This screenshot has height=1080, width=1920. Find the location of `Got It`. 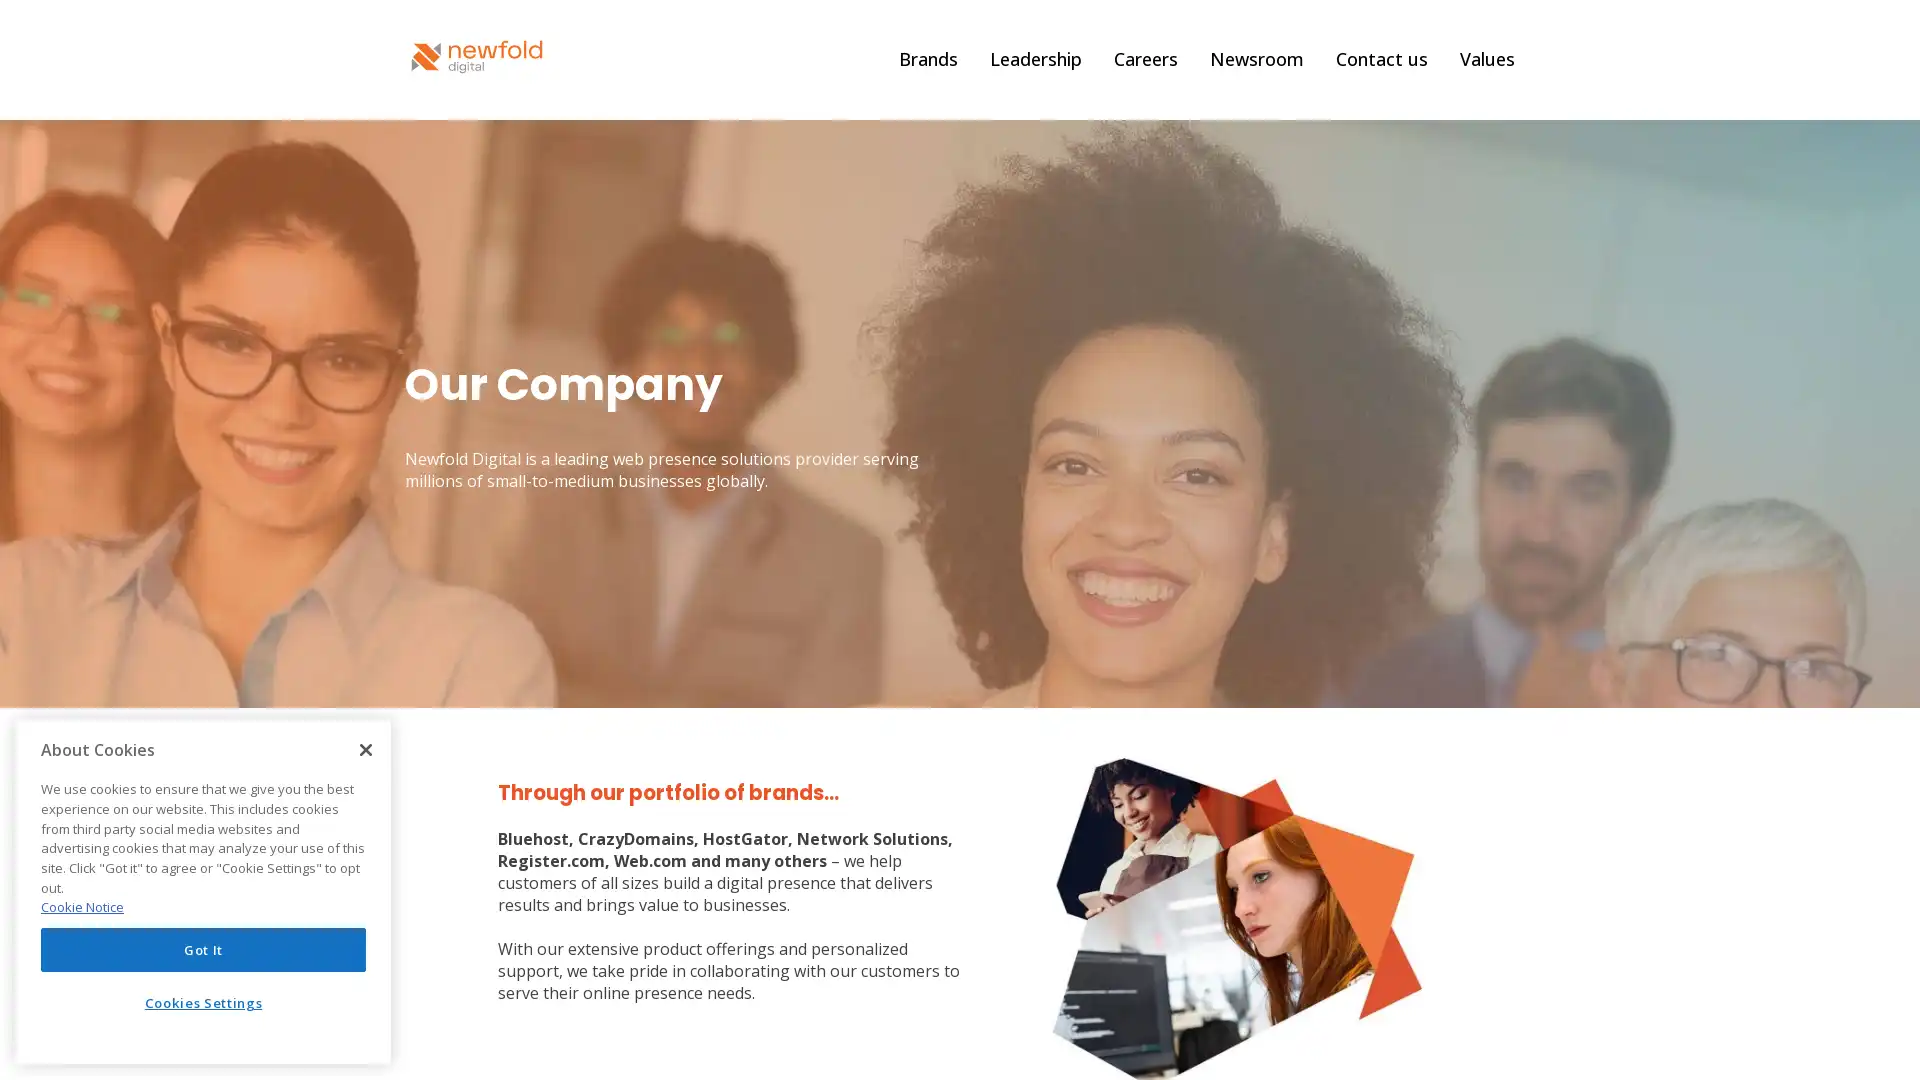

Got It is located at coordinates (203, 948).